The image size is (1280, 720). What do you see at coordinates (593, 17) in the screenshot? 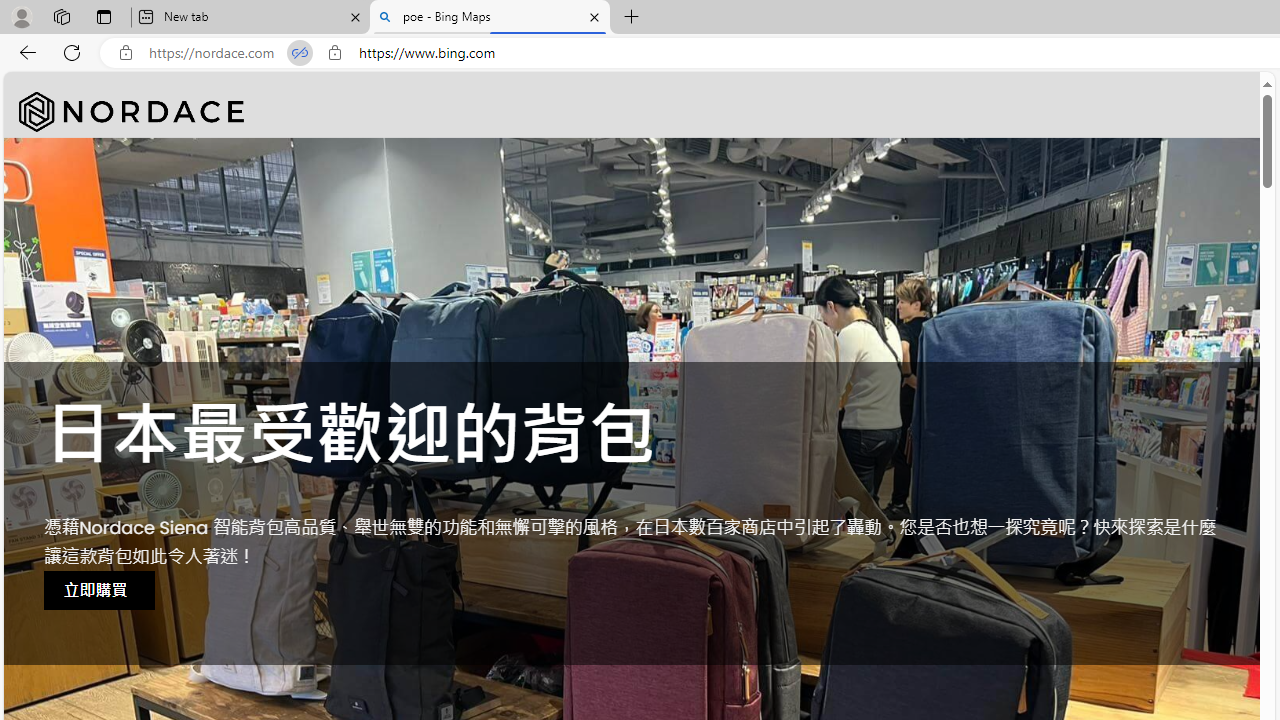
I see `'Close tab'` at bounding box center [593, 17].